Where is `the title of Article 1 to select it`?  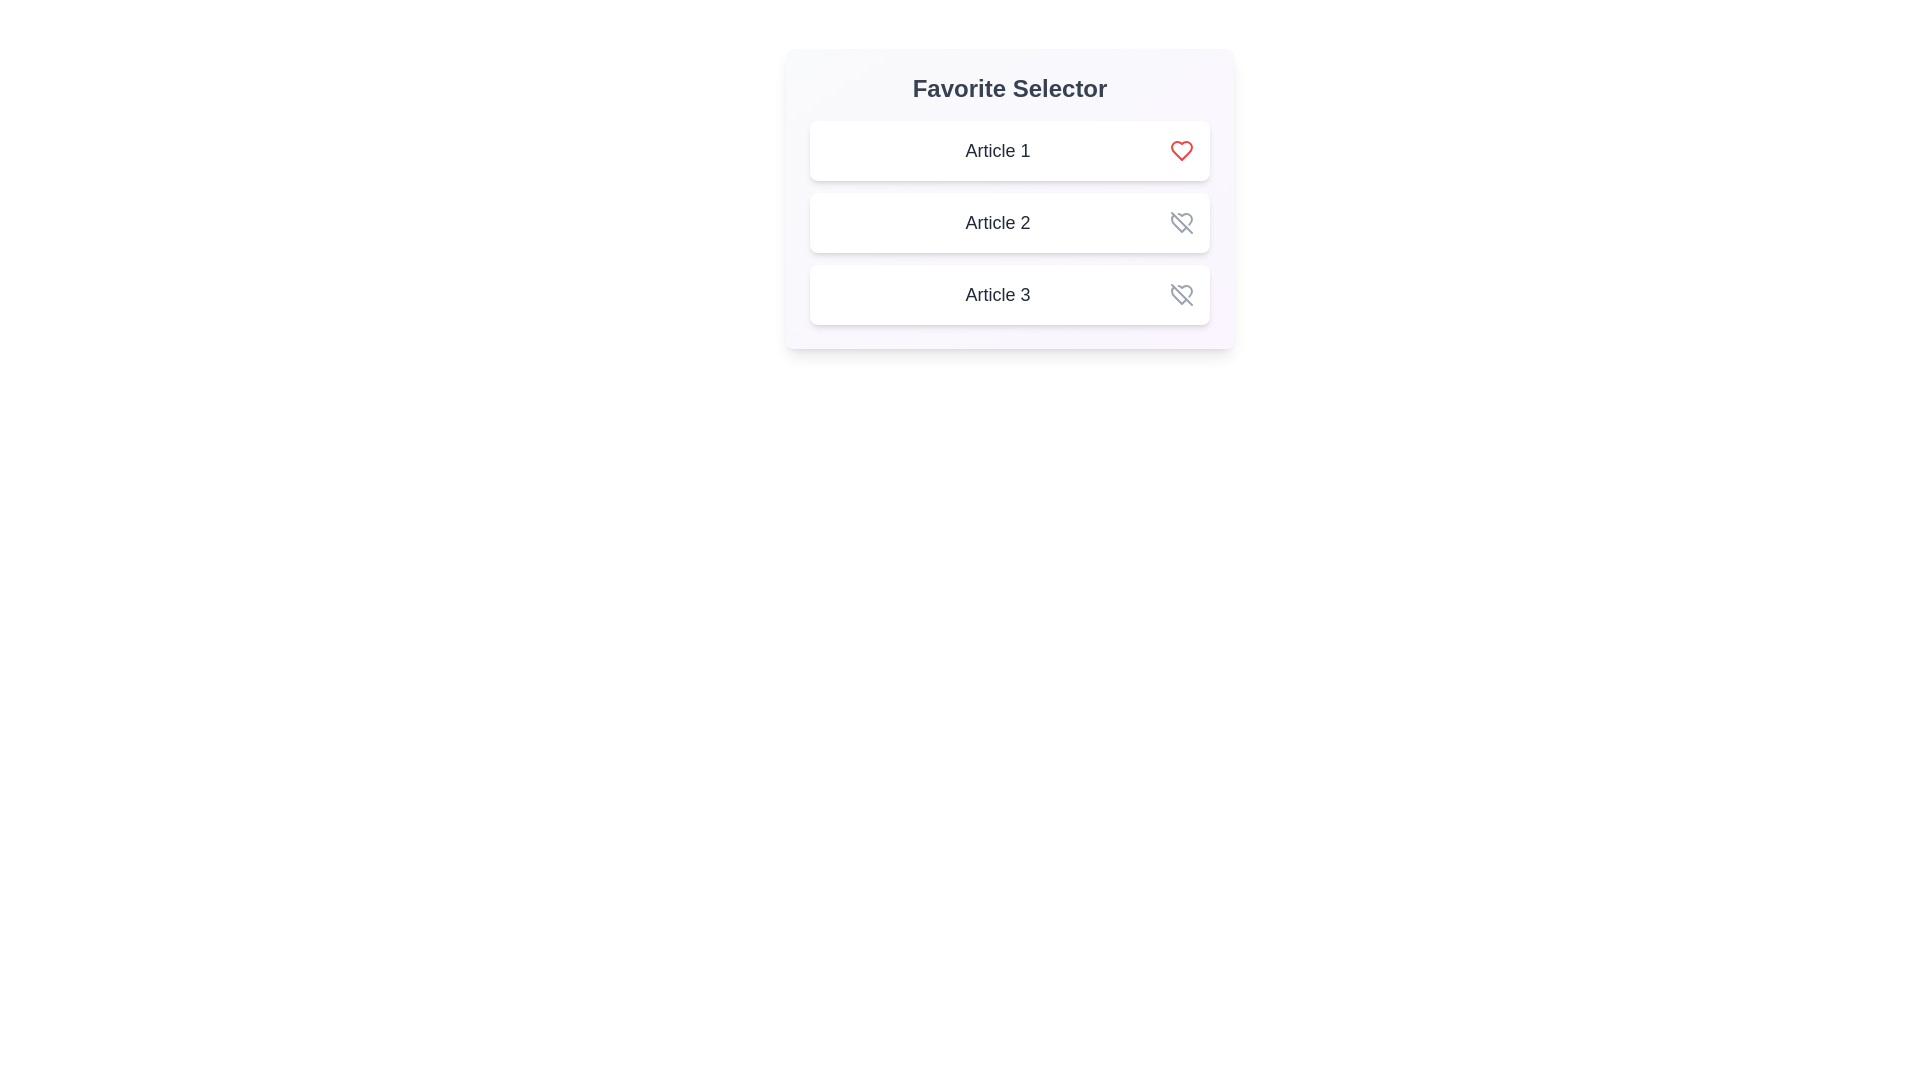
the title of Article 1 to select it is located at coordinates (998, 149).